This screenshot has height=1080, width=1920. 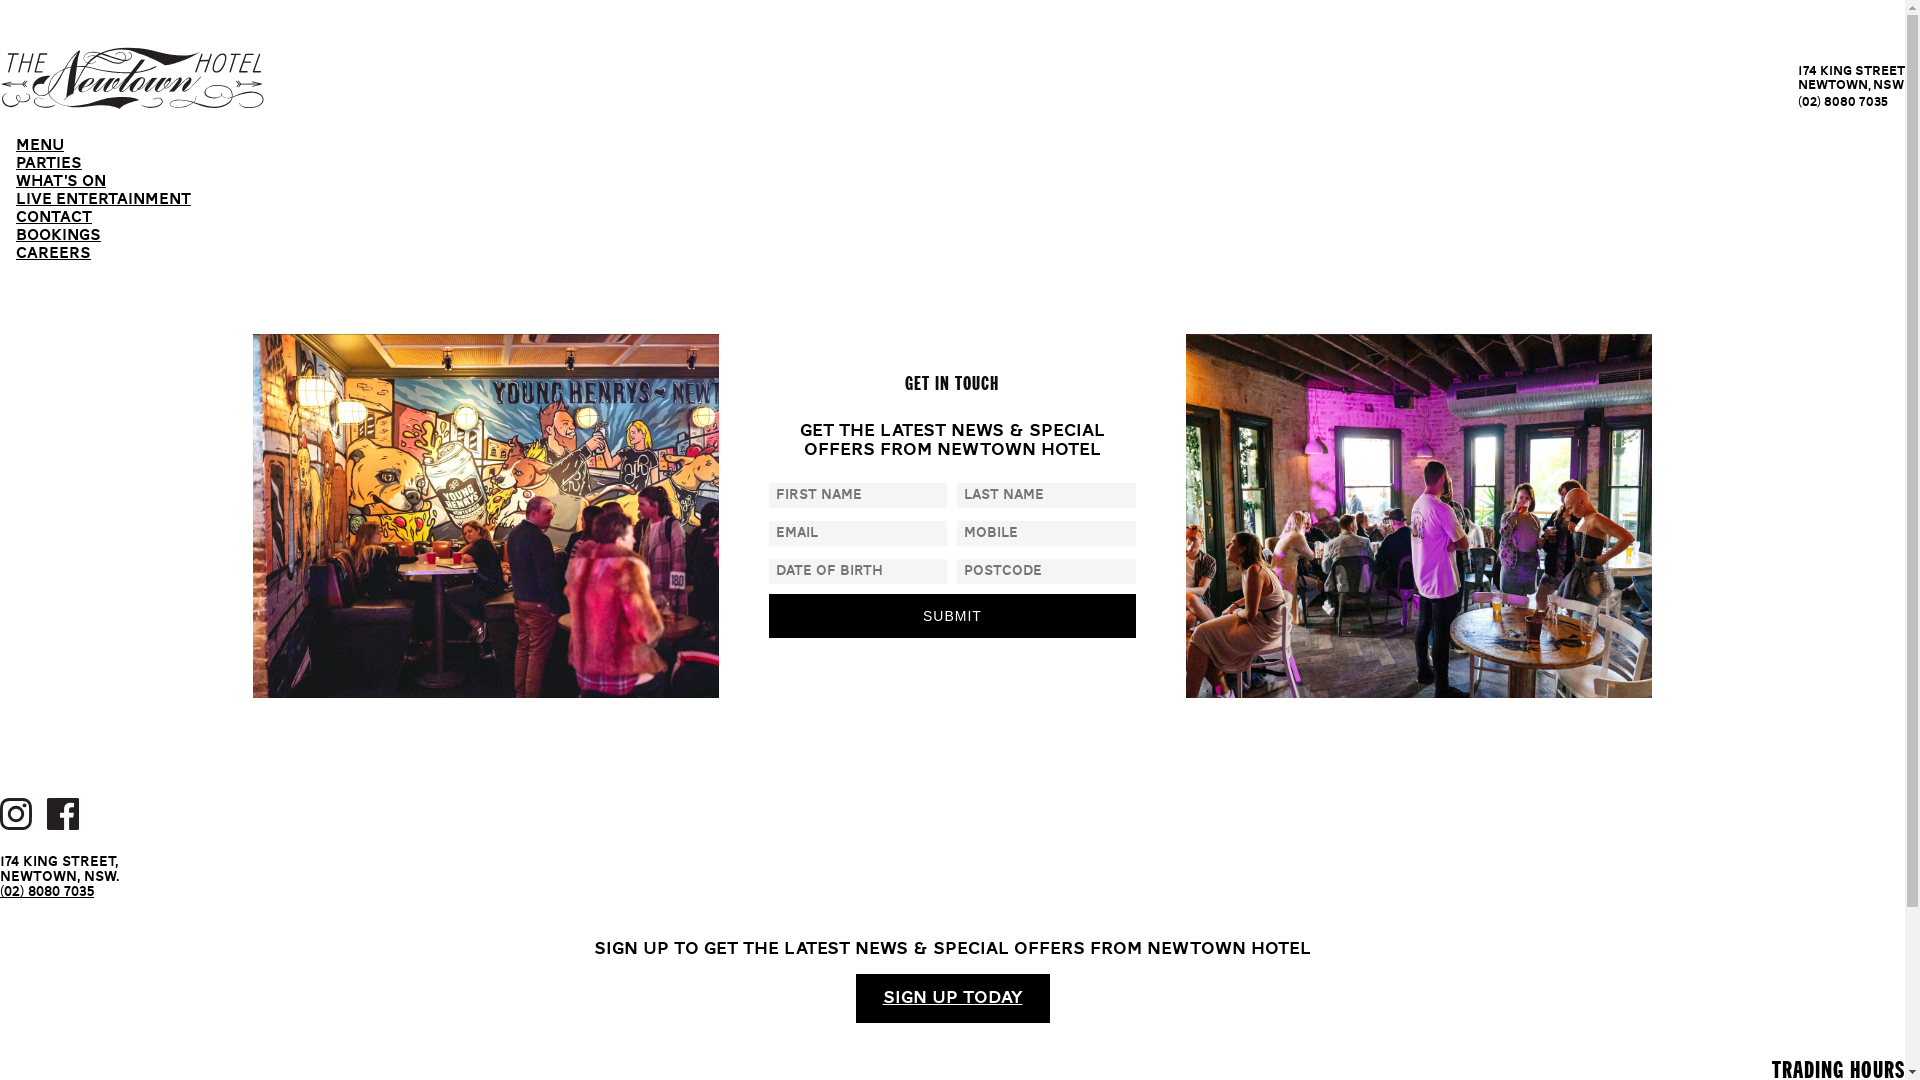 What do you see at coordinates (952, 998) in the screenshot?
I see `'SIGN UP TODAY'` at bounding box center [952, 998].